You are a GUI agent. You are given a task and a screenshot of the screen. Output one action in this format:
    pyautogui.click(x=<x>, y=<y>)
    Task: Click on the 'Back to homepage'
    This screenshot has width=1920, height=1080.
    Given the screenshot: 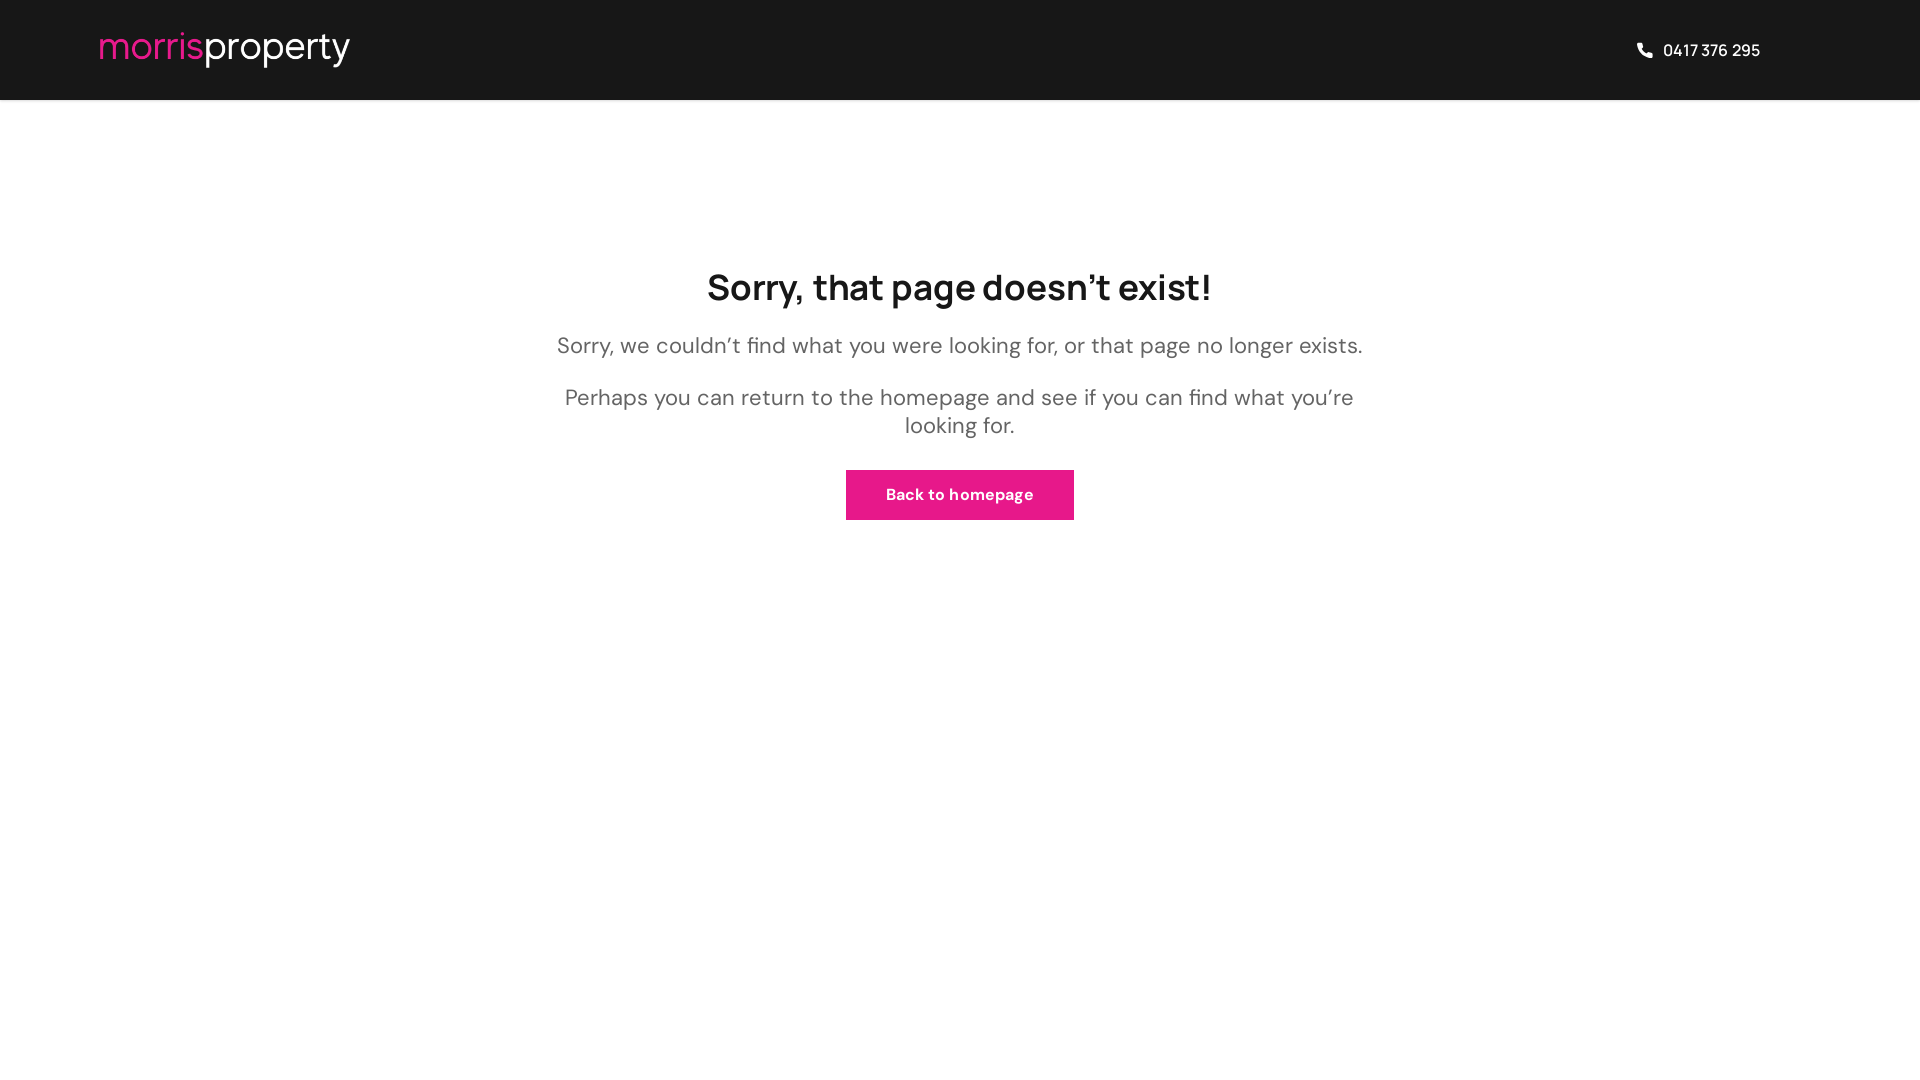 What is the action you would take?
    pyautogui.click(x=845, y=494)
    